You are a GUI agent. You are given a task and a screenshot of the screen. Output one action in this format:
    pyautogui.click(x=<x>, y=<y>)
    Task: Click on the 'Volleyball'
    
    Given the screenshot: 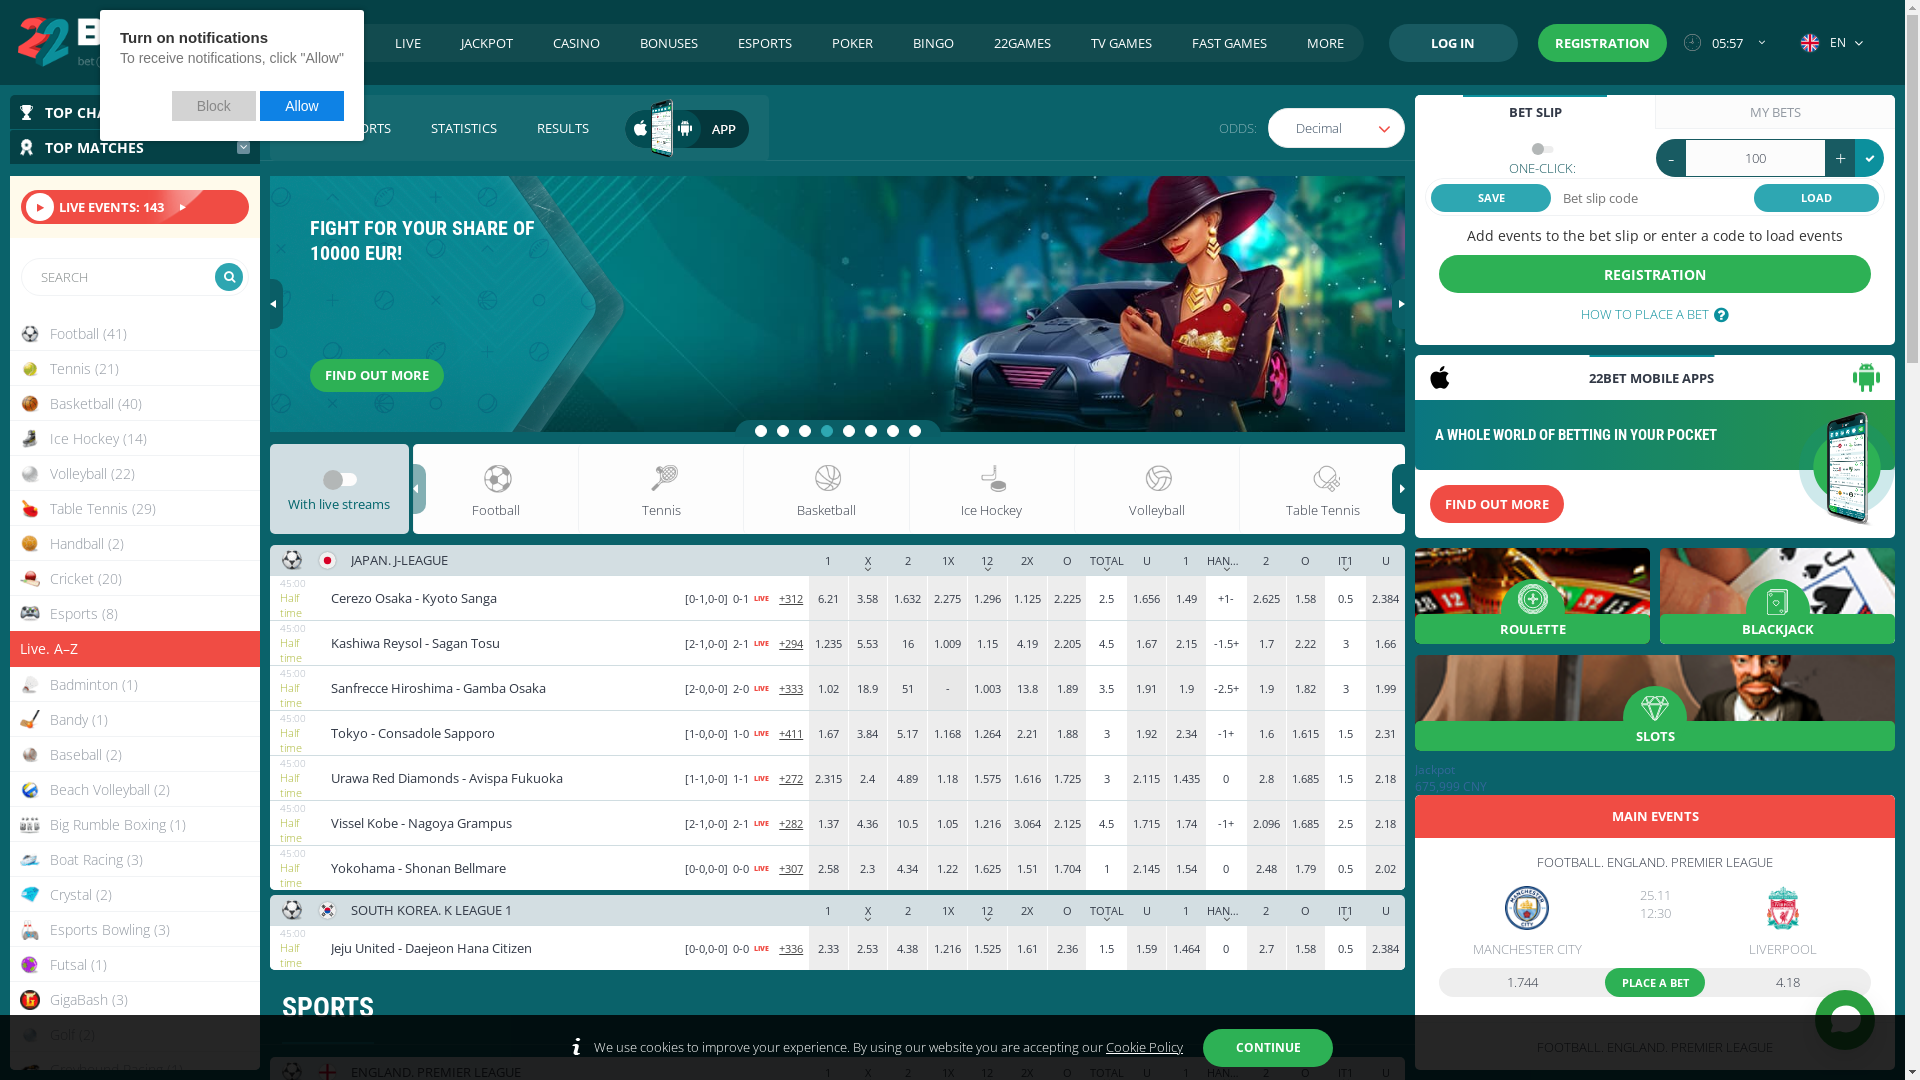 What is the action you would take?
    pyautogui.click(x=1156, y=489)
    